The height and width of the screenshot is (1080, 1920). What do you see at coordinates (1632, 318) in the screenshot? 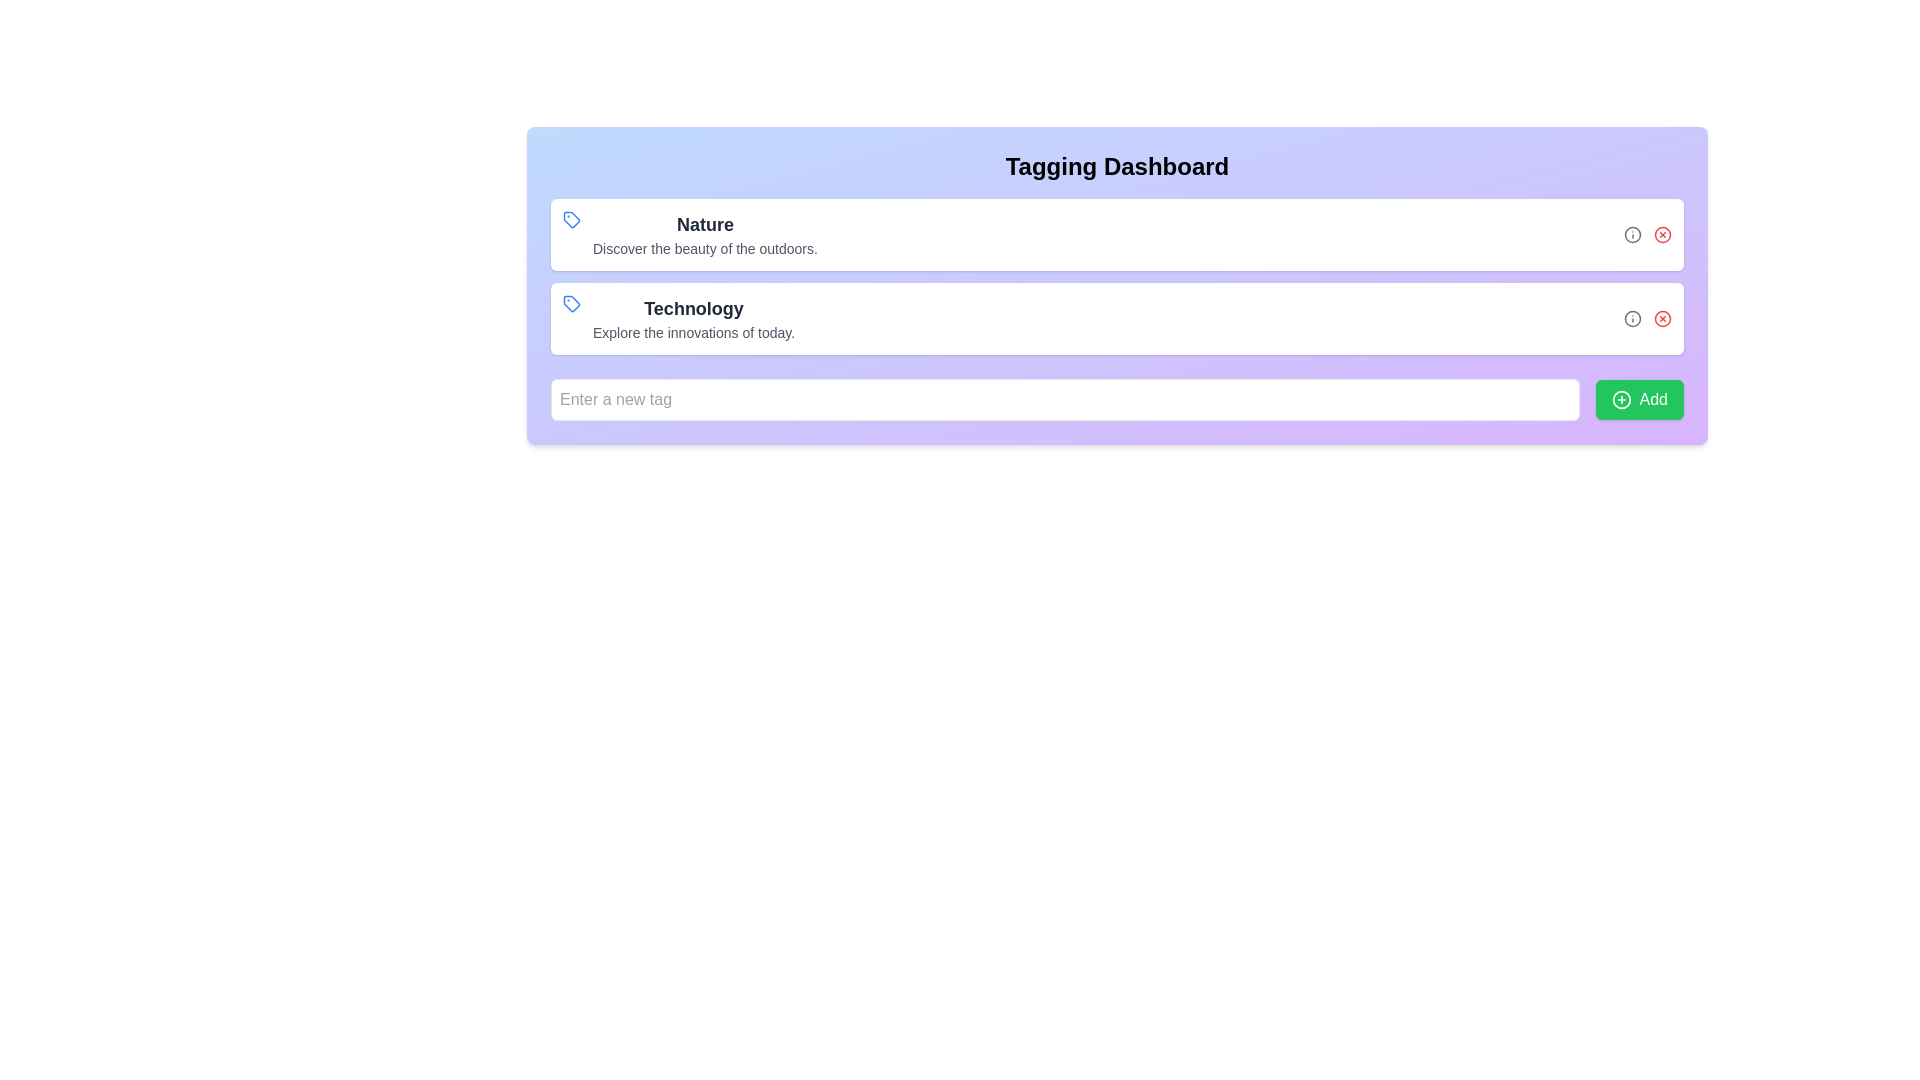
I see `the SVG Circle located in the second row under the 'Technology' label, which denotes an interactive or informative operation in the associated list item` at bounding box center [1632, 318].